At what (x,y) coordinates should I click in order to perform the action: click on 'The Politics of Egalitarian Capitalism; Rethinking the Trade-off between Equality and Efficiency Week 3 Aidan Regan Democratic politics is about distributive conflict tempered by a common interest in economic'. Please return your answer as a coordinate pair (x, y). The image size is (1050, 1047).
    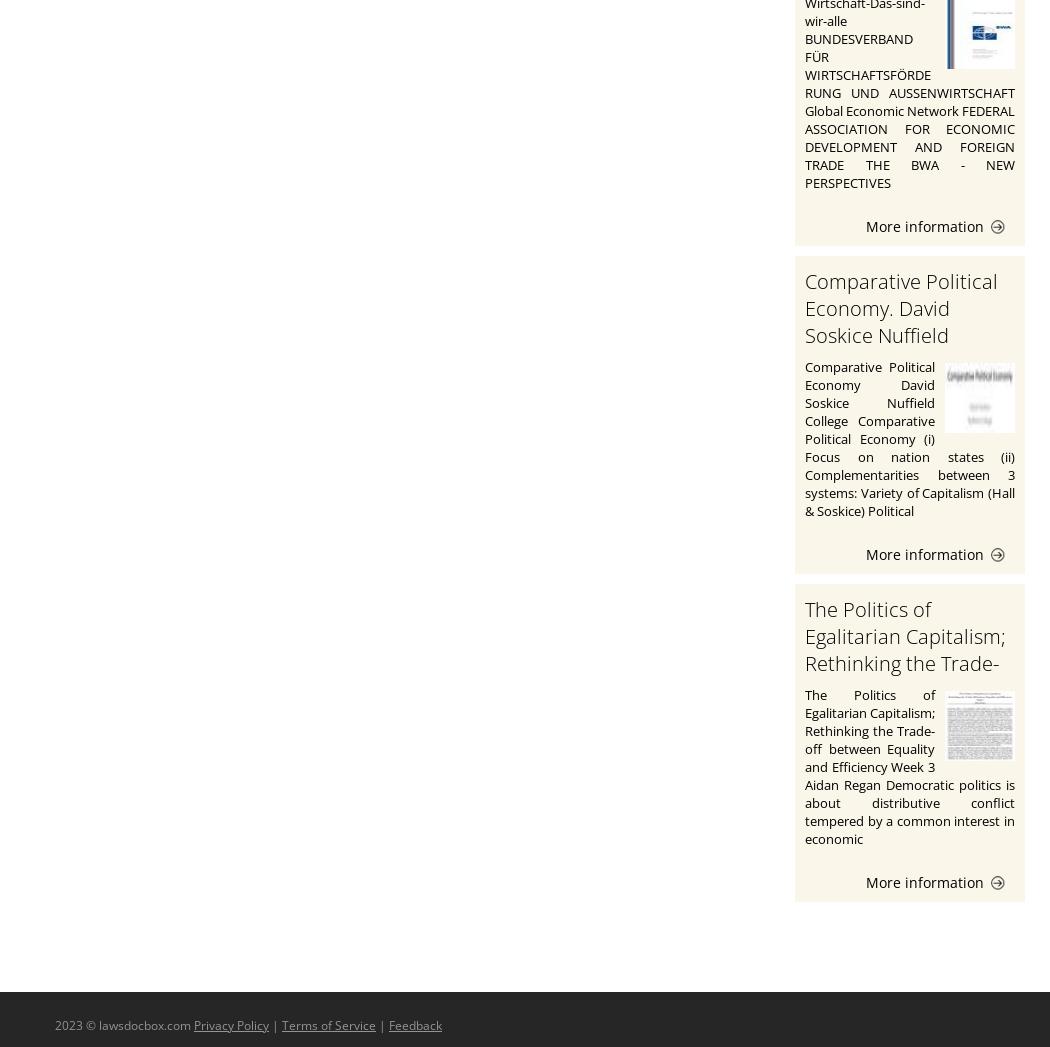
    Looking at the image, I should click on (910, 764).